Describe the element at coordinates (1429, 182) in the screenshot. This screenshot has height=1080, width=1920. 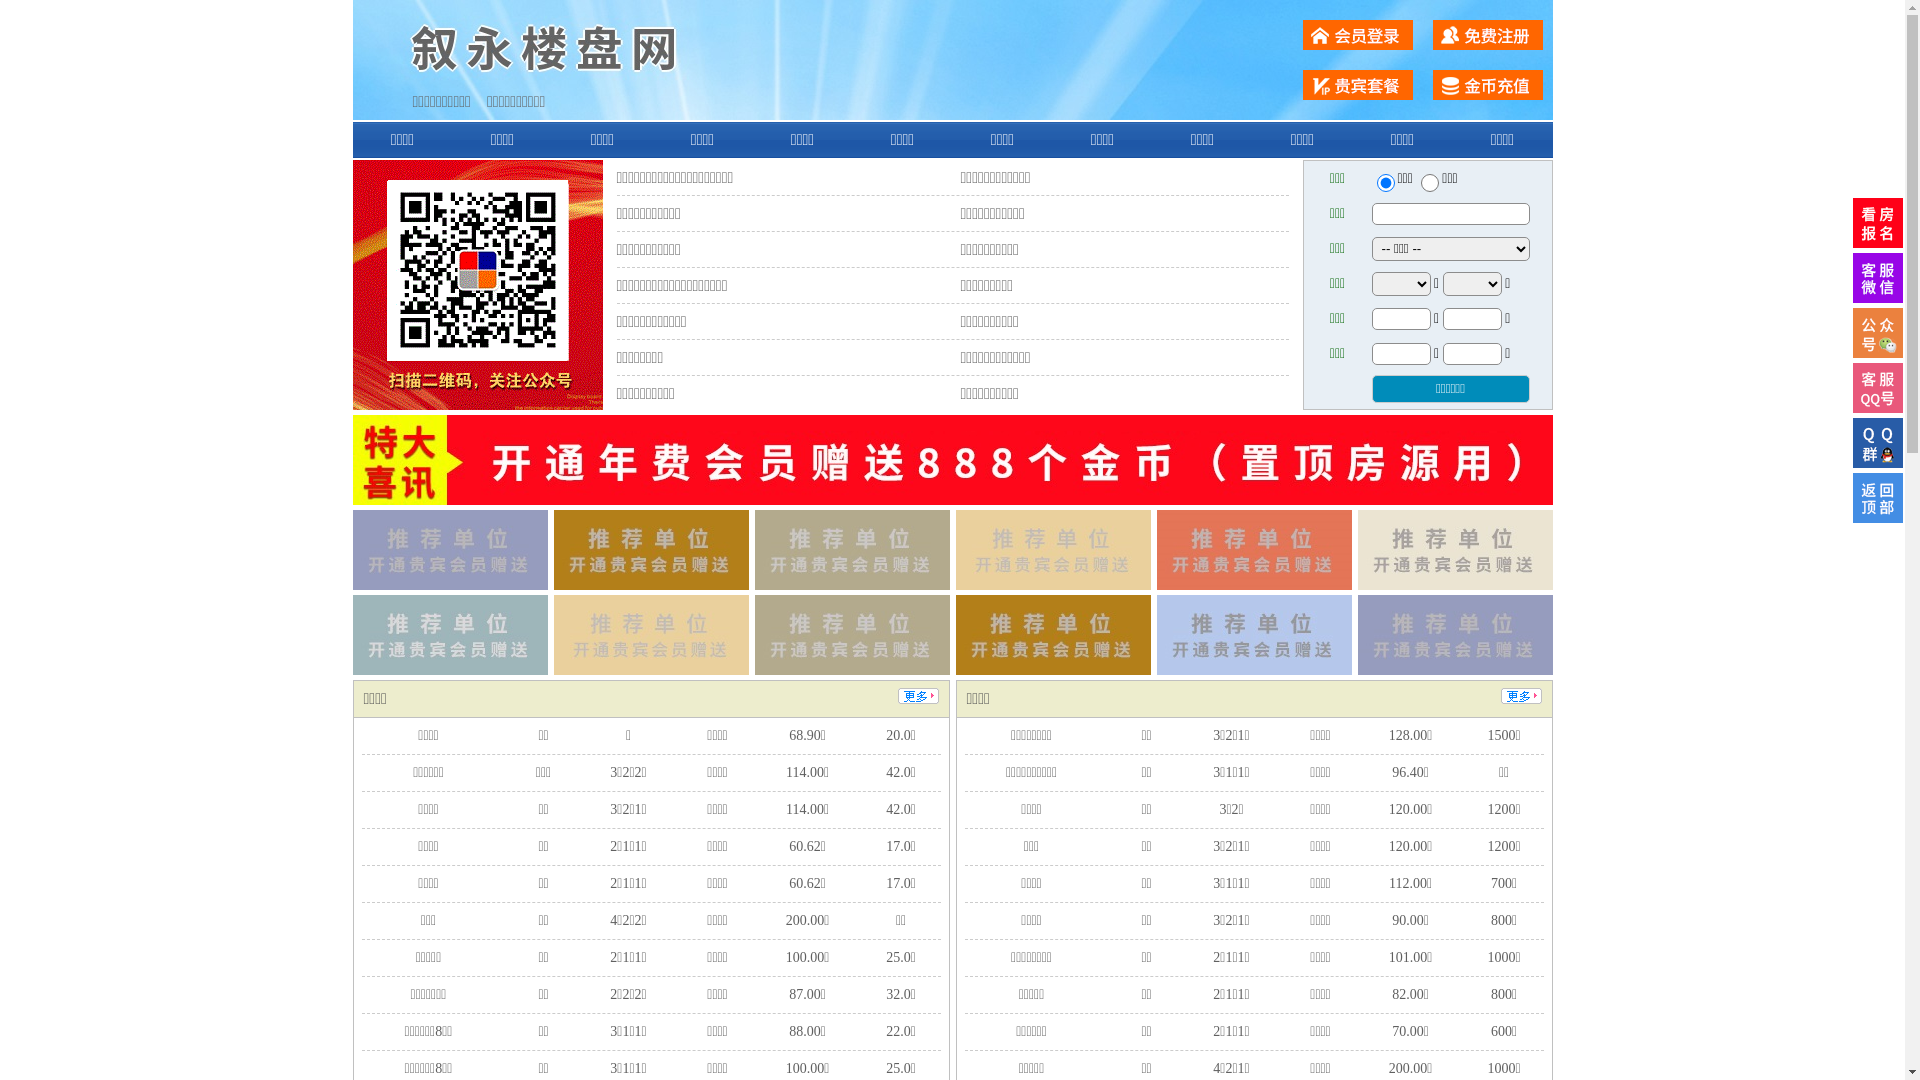
I see `'chuzu'` at that location.